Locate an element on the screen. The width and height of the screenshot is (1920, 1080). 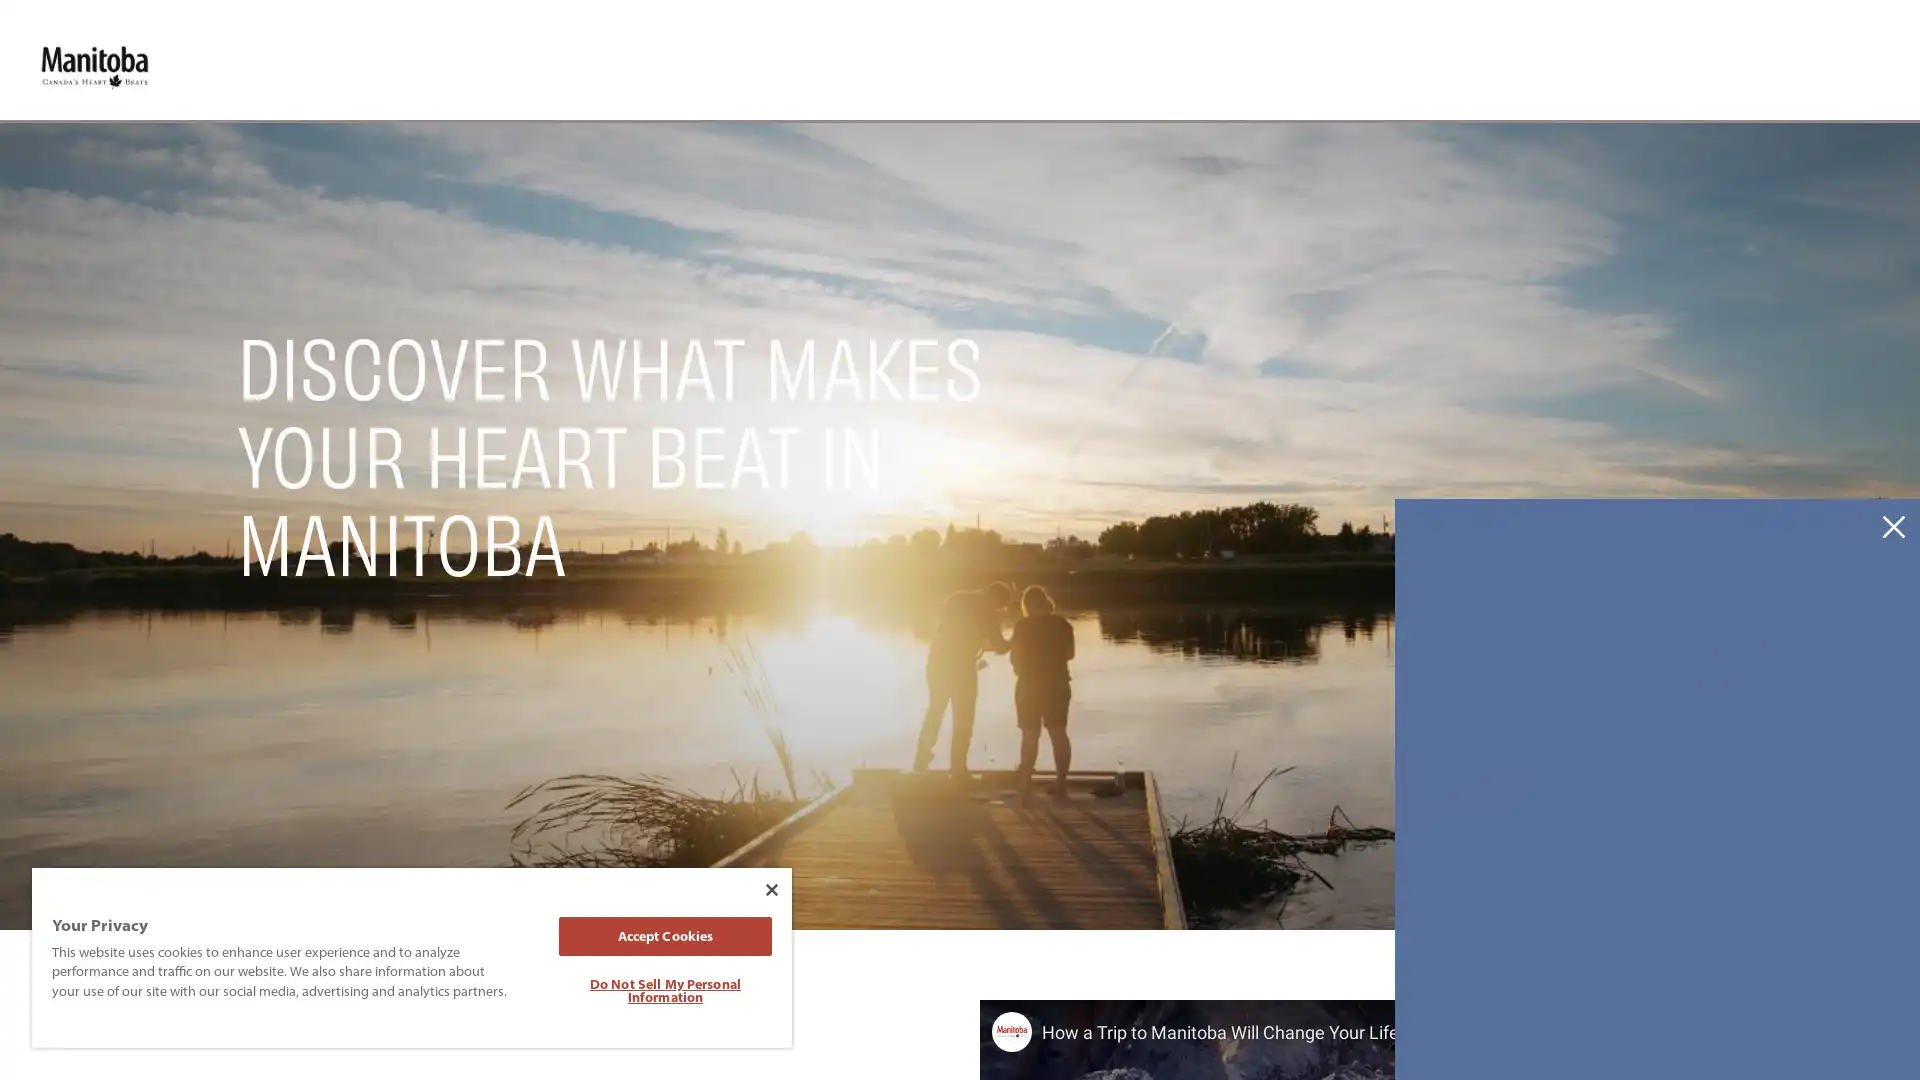
Toggle Experience Builder is located at coordinates (1508, 63).